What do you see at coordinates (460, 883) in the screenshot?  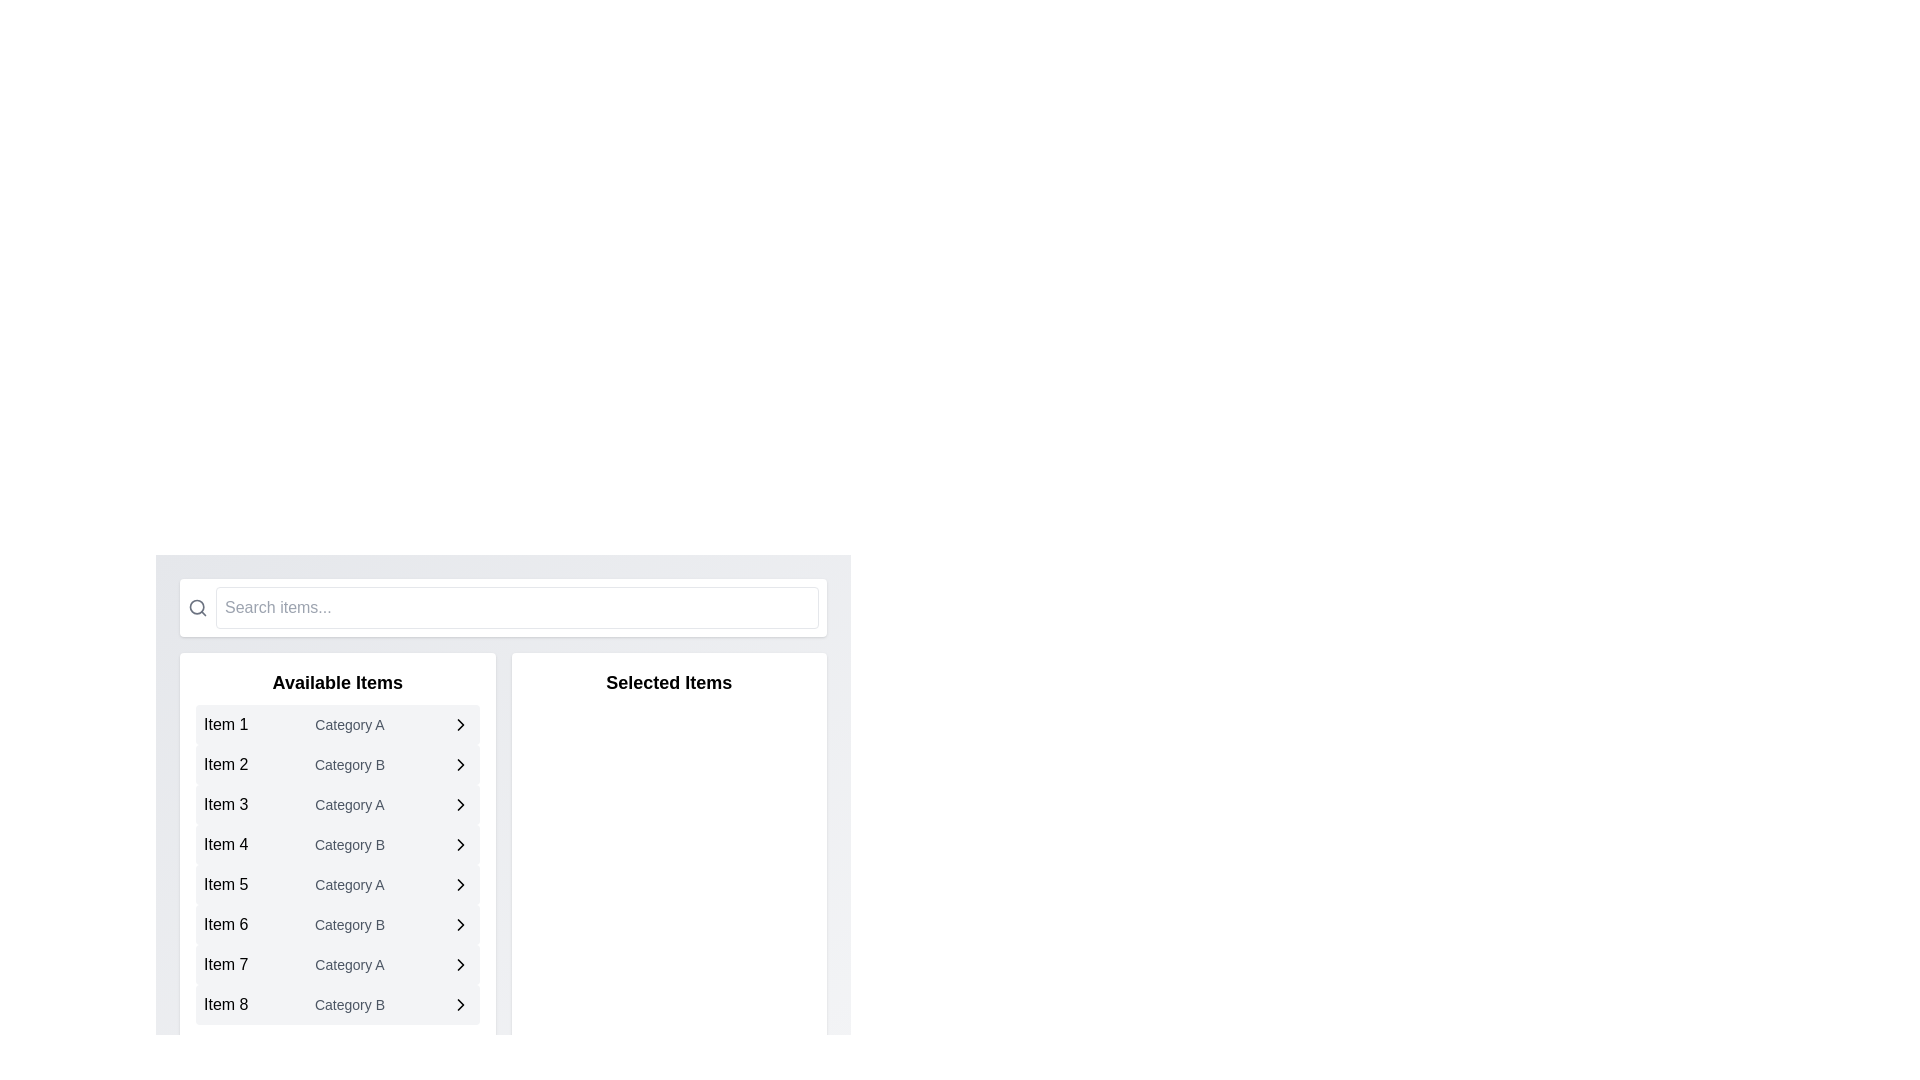 I see `the right arrow icon located beside 'Item 5' in the 'Available Items' list, which is styled with a thin stroke and no fill, typical of navigation indicators` at bounding box center [460, 883].